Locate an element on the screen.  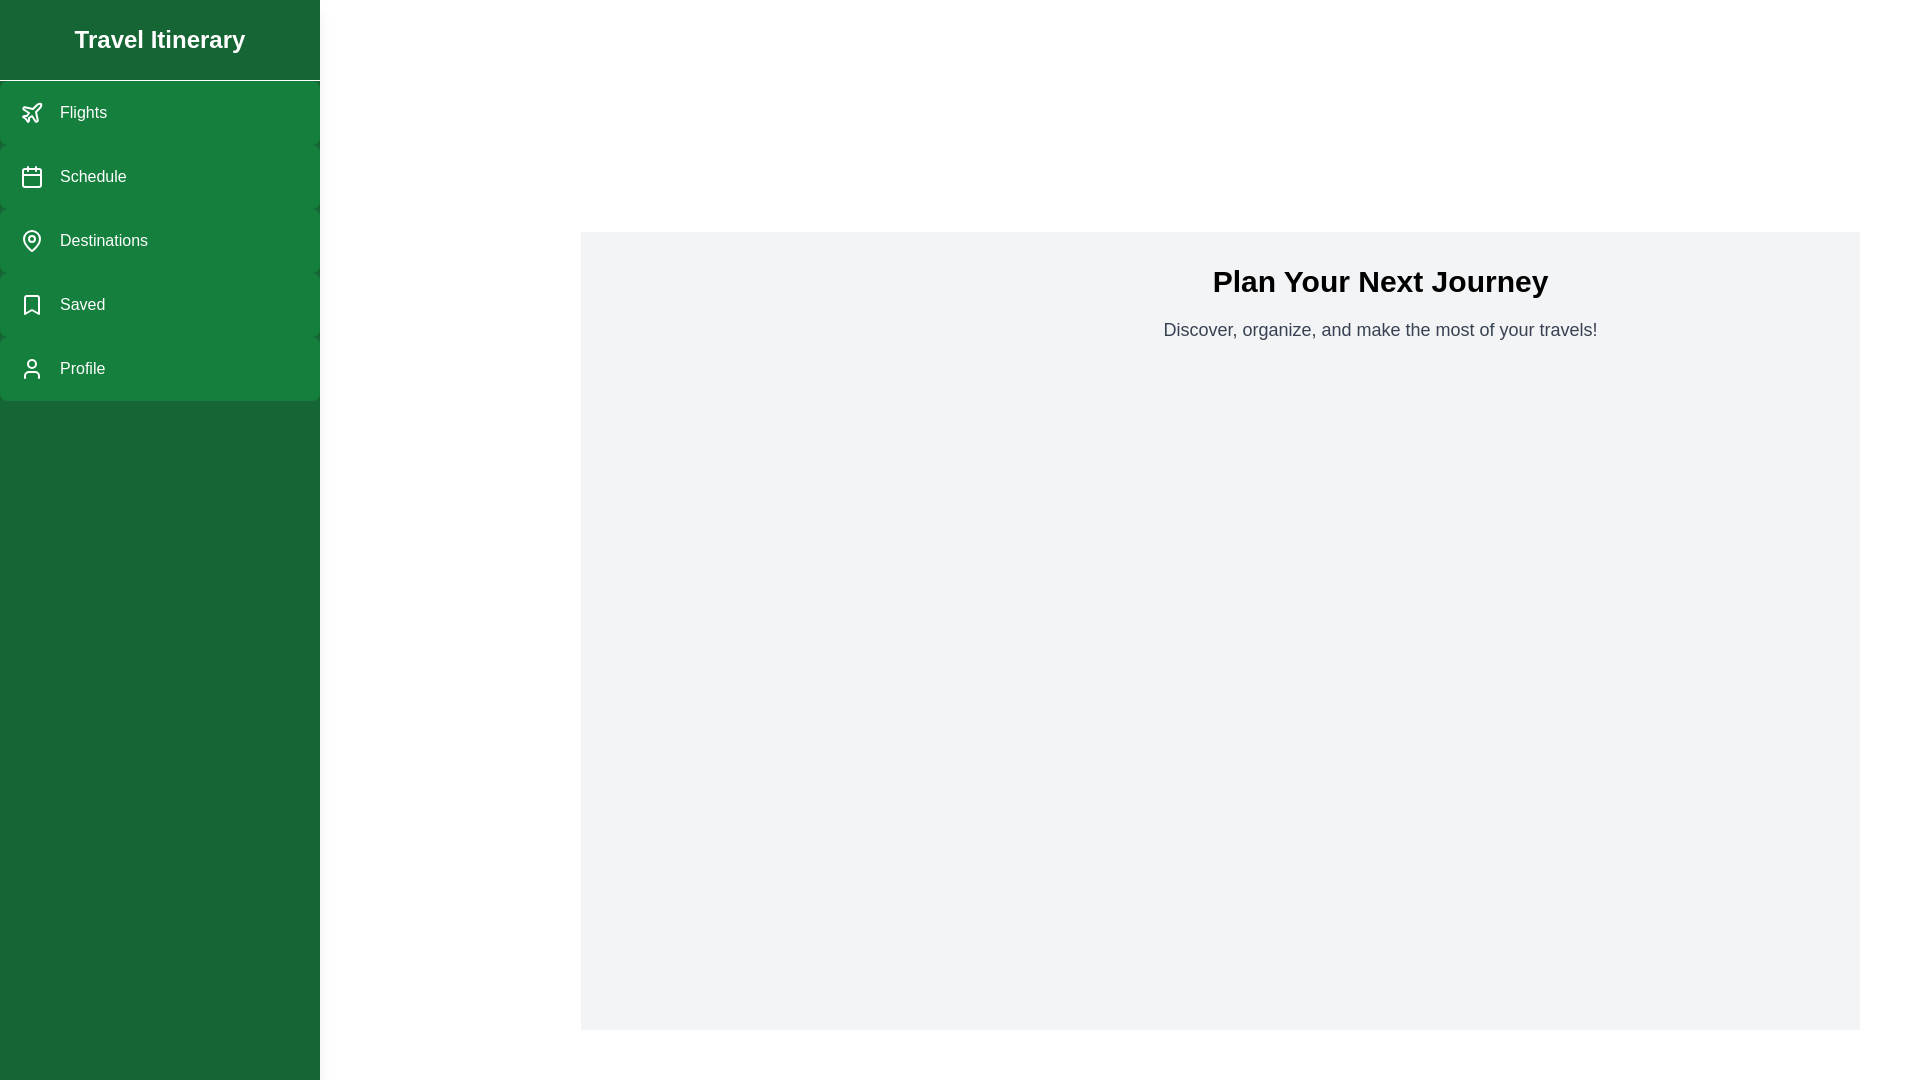
the bookmark icon, which is a white hollow outline against a green background, located in the left navigation bar is located at coordinates (32, 304).